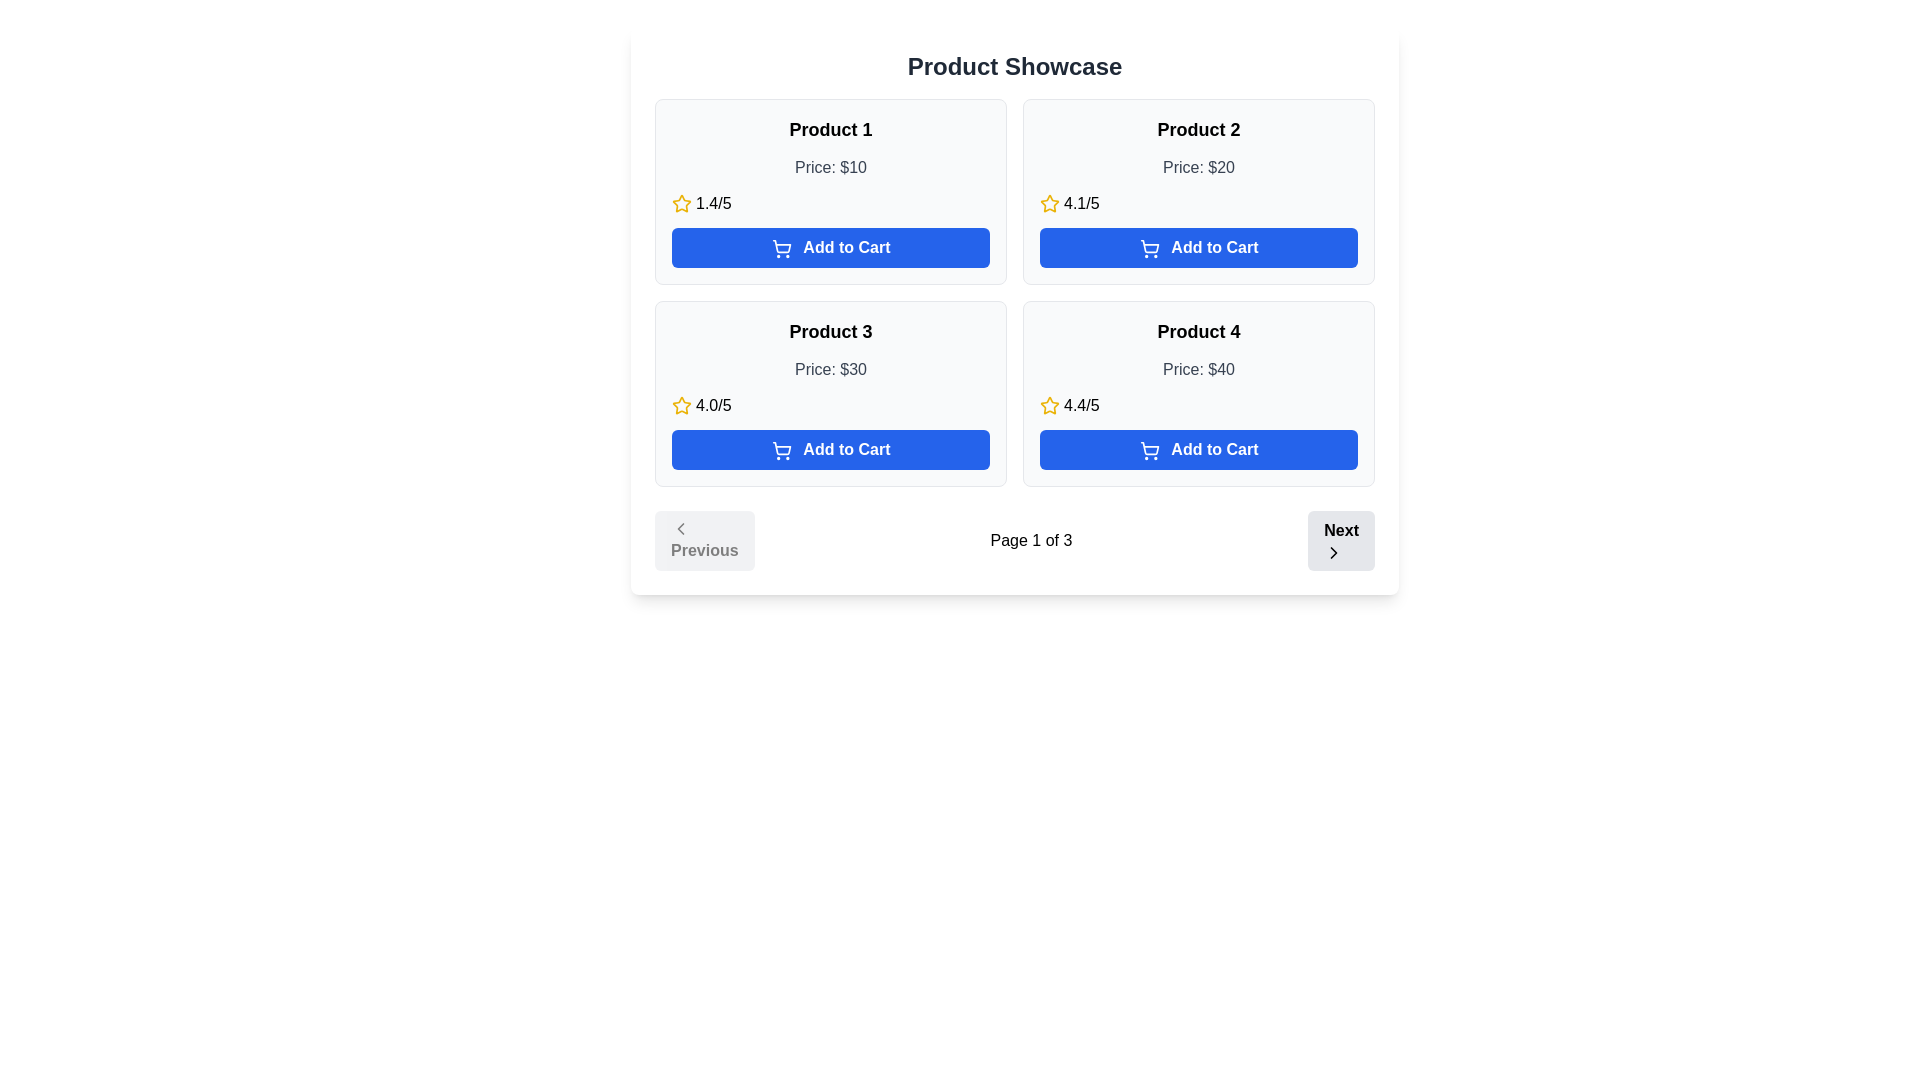 The image size is (1920, 1080). What do you see at coordinates (1049, 204) in the screenshot?
I see `the star icon representing the product rating, which is located in the upper row, second column of the product grid, next to the rating text '4.1/5'` at bounding box center [1049, 204].